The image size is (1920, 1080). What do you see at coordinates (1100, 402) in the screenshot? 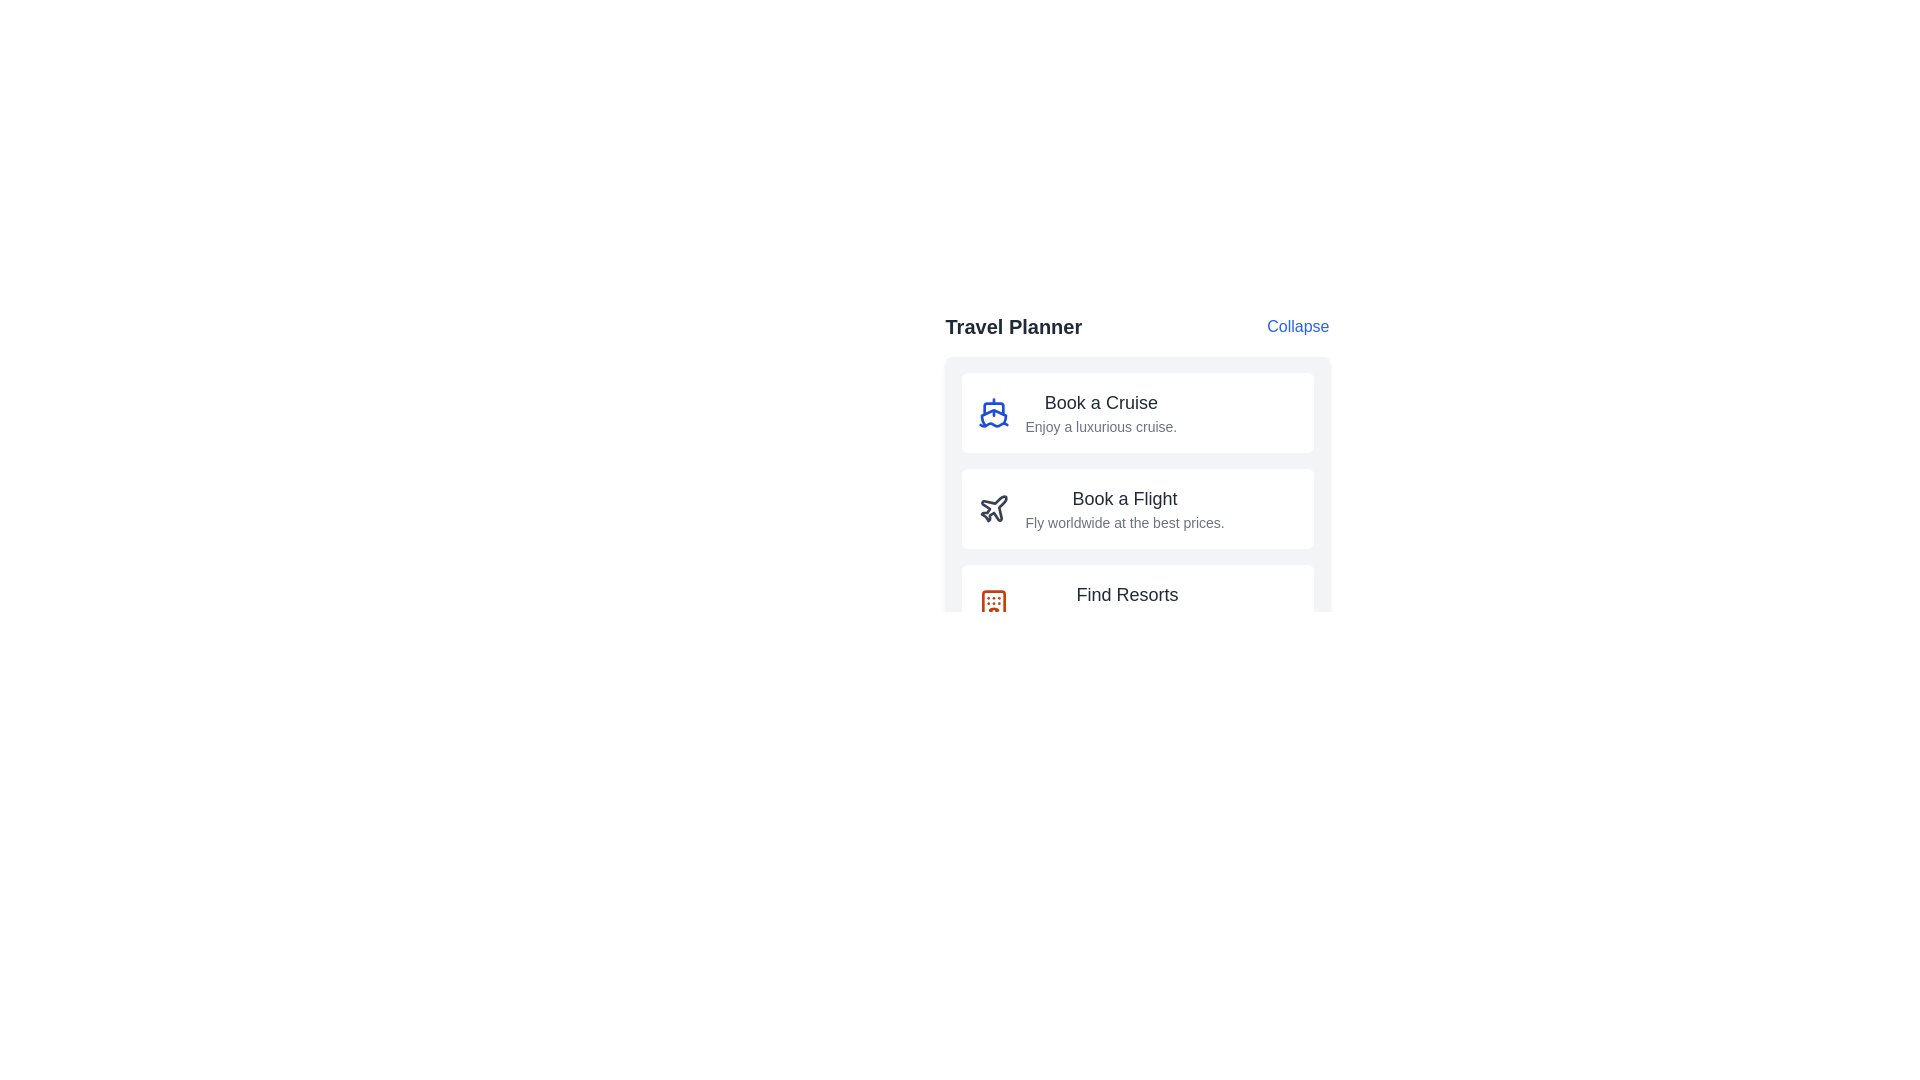
I see `static text label that serves as a heading for the cruise booking section, positioned above the description text and right-aligned with a ship icon` at bounding box center [1100, 402].